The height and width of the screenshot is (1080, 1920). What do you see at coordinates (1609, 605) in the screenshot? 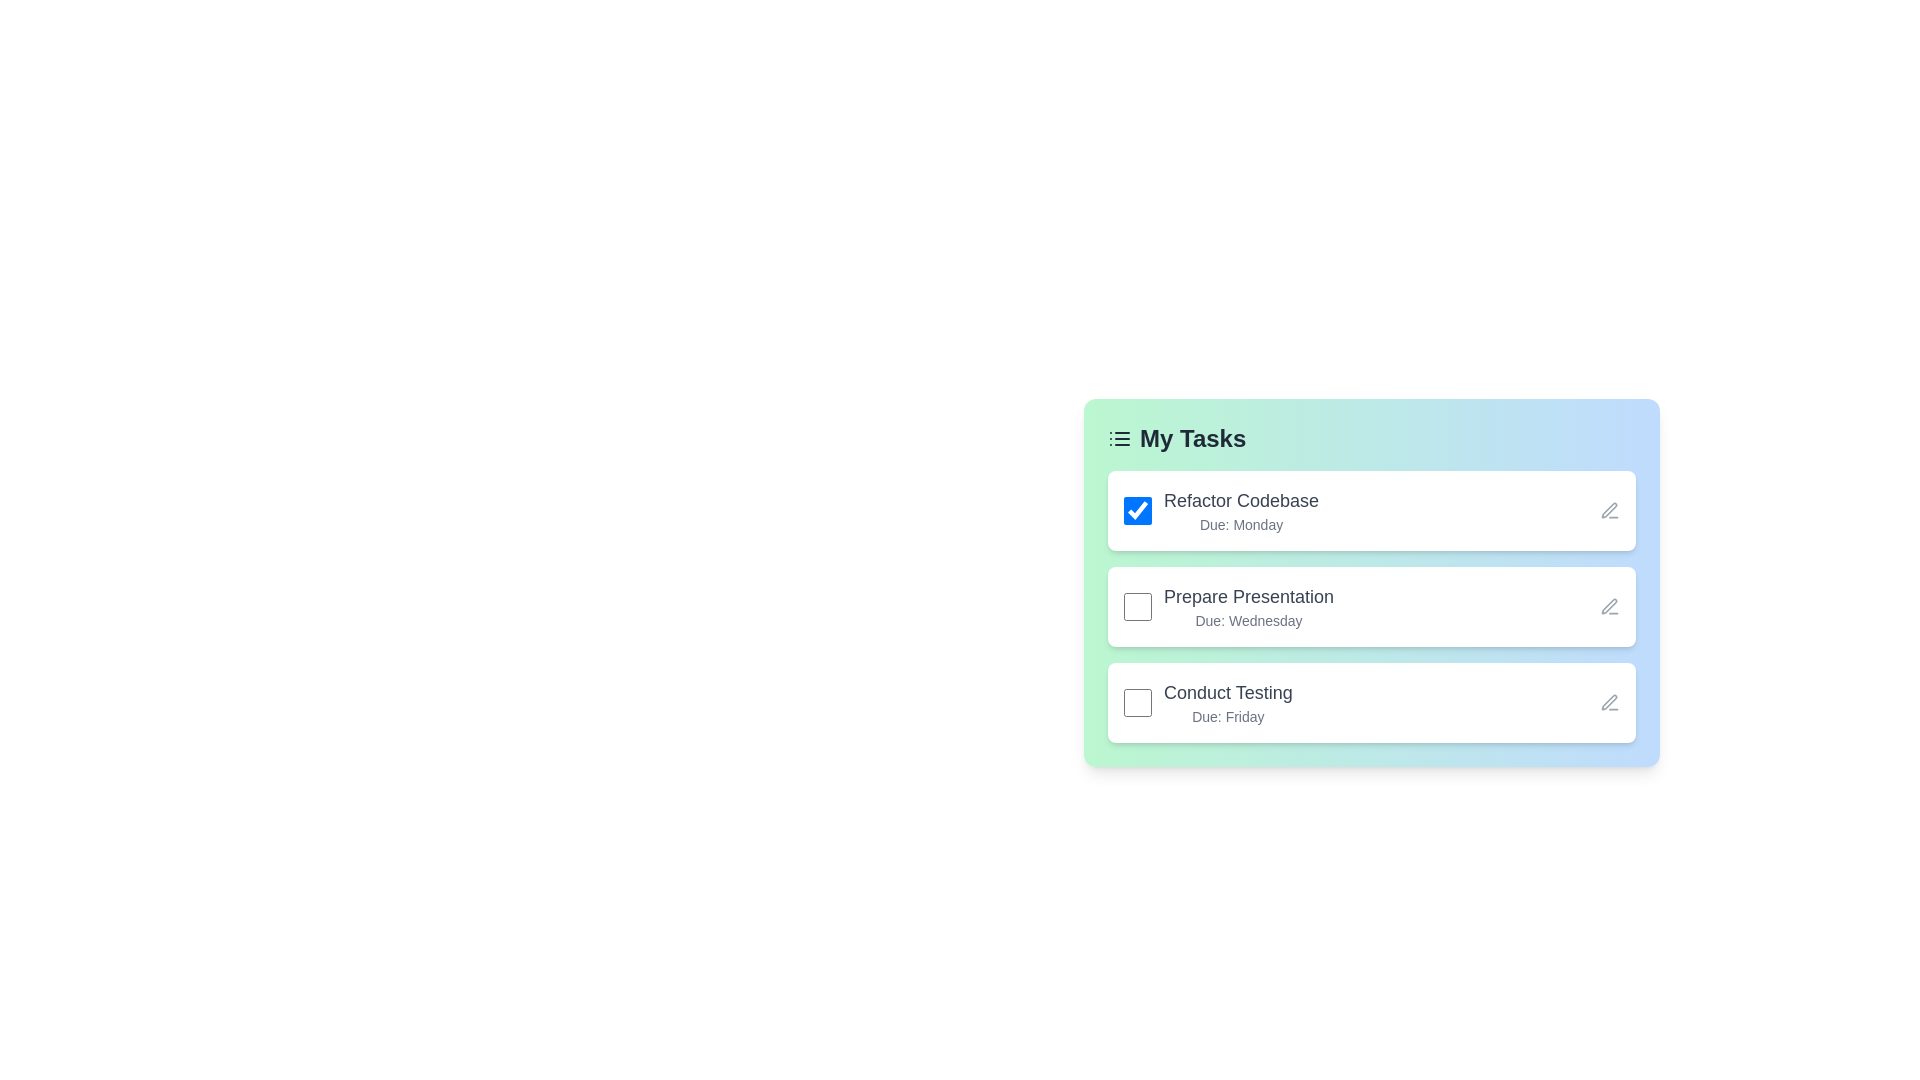
I see `the edit icon for the task titled 'Prepare Presentation'` at bounding box center [1609, 605].